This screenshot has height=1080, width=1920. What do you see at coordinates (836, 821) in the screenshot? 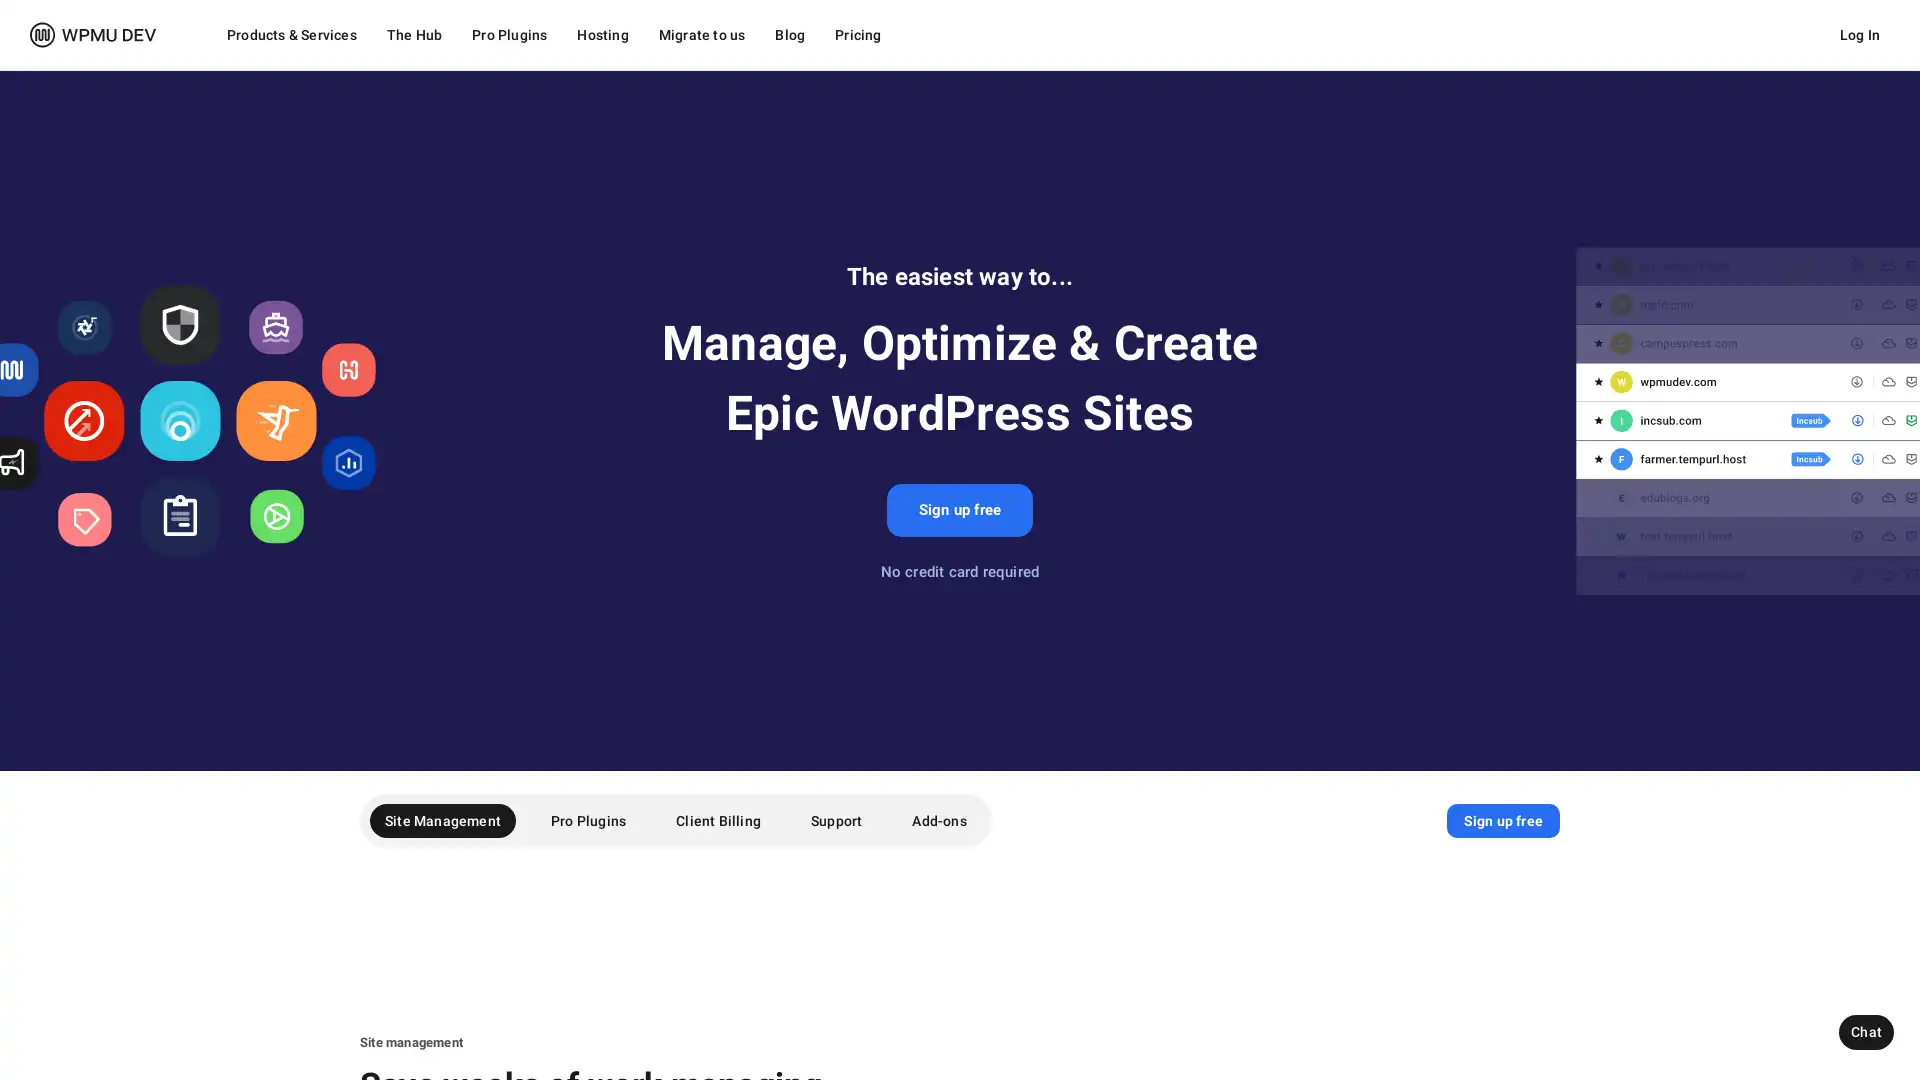
I see `Support` at bounding box center [836, 821].